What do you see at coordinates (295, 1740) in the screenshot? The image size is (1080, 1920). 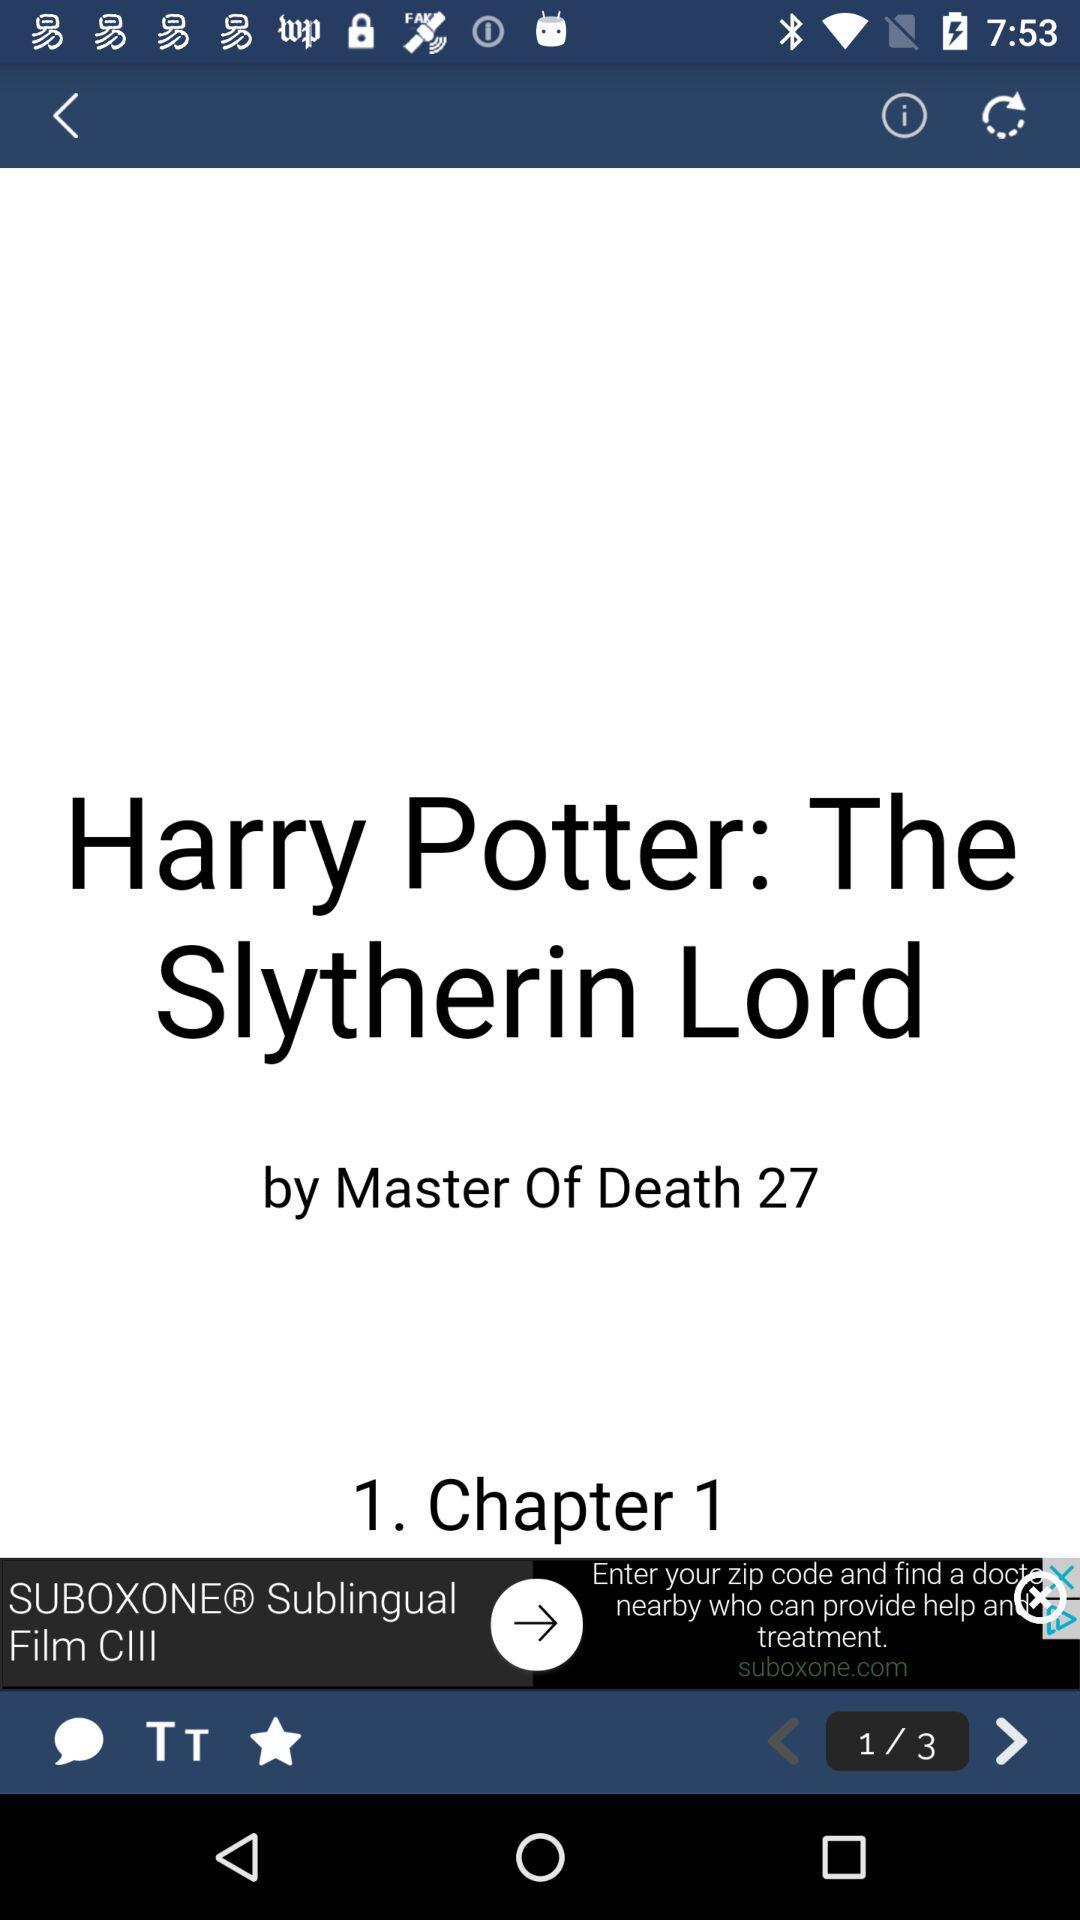 I see `the star icon` at bounding box center [295, 1740].